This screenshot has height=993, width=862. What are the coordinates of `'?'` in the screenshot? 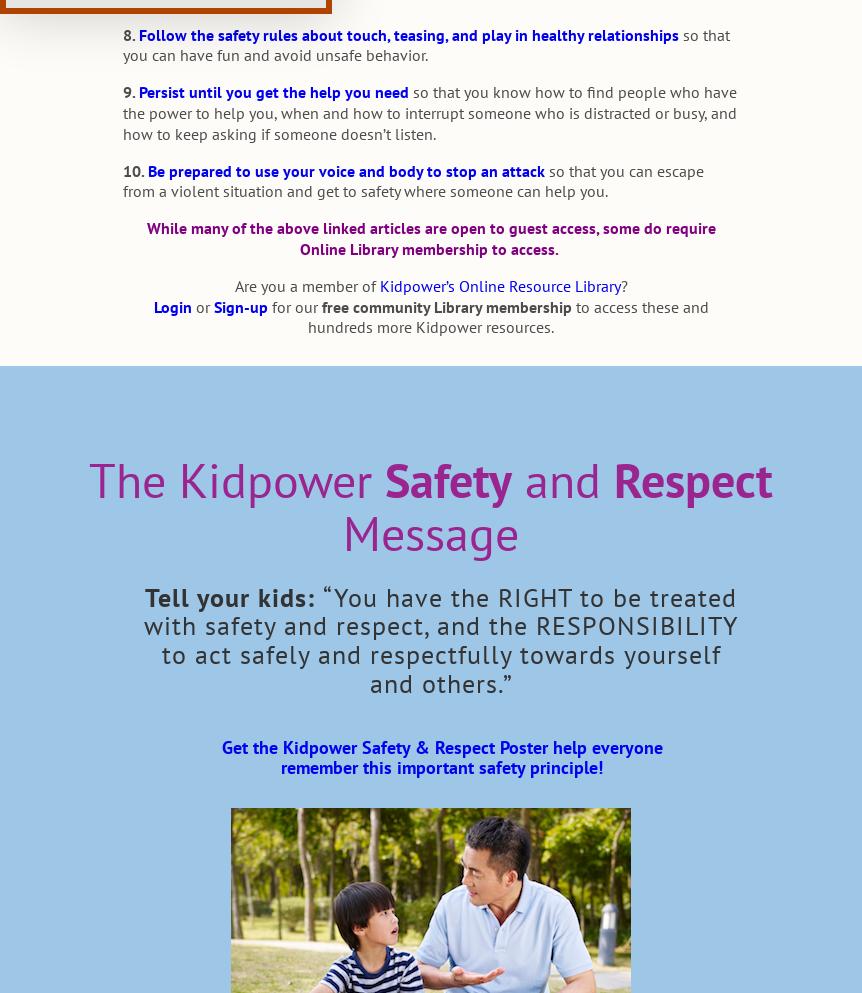 It's located at (623, 284).